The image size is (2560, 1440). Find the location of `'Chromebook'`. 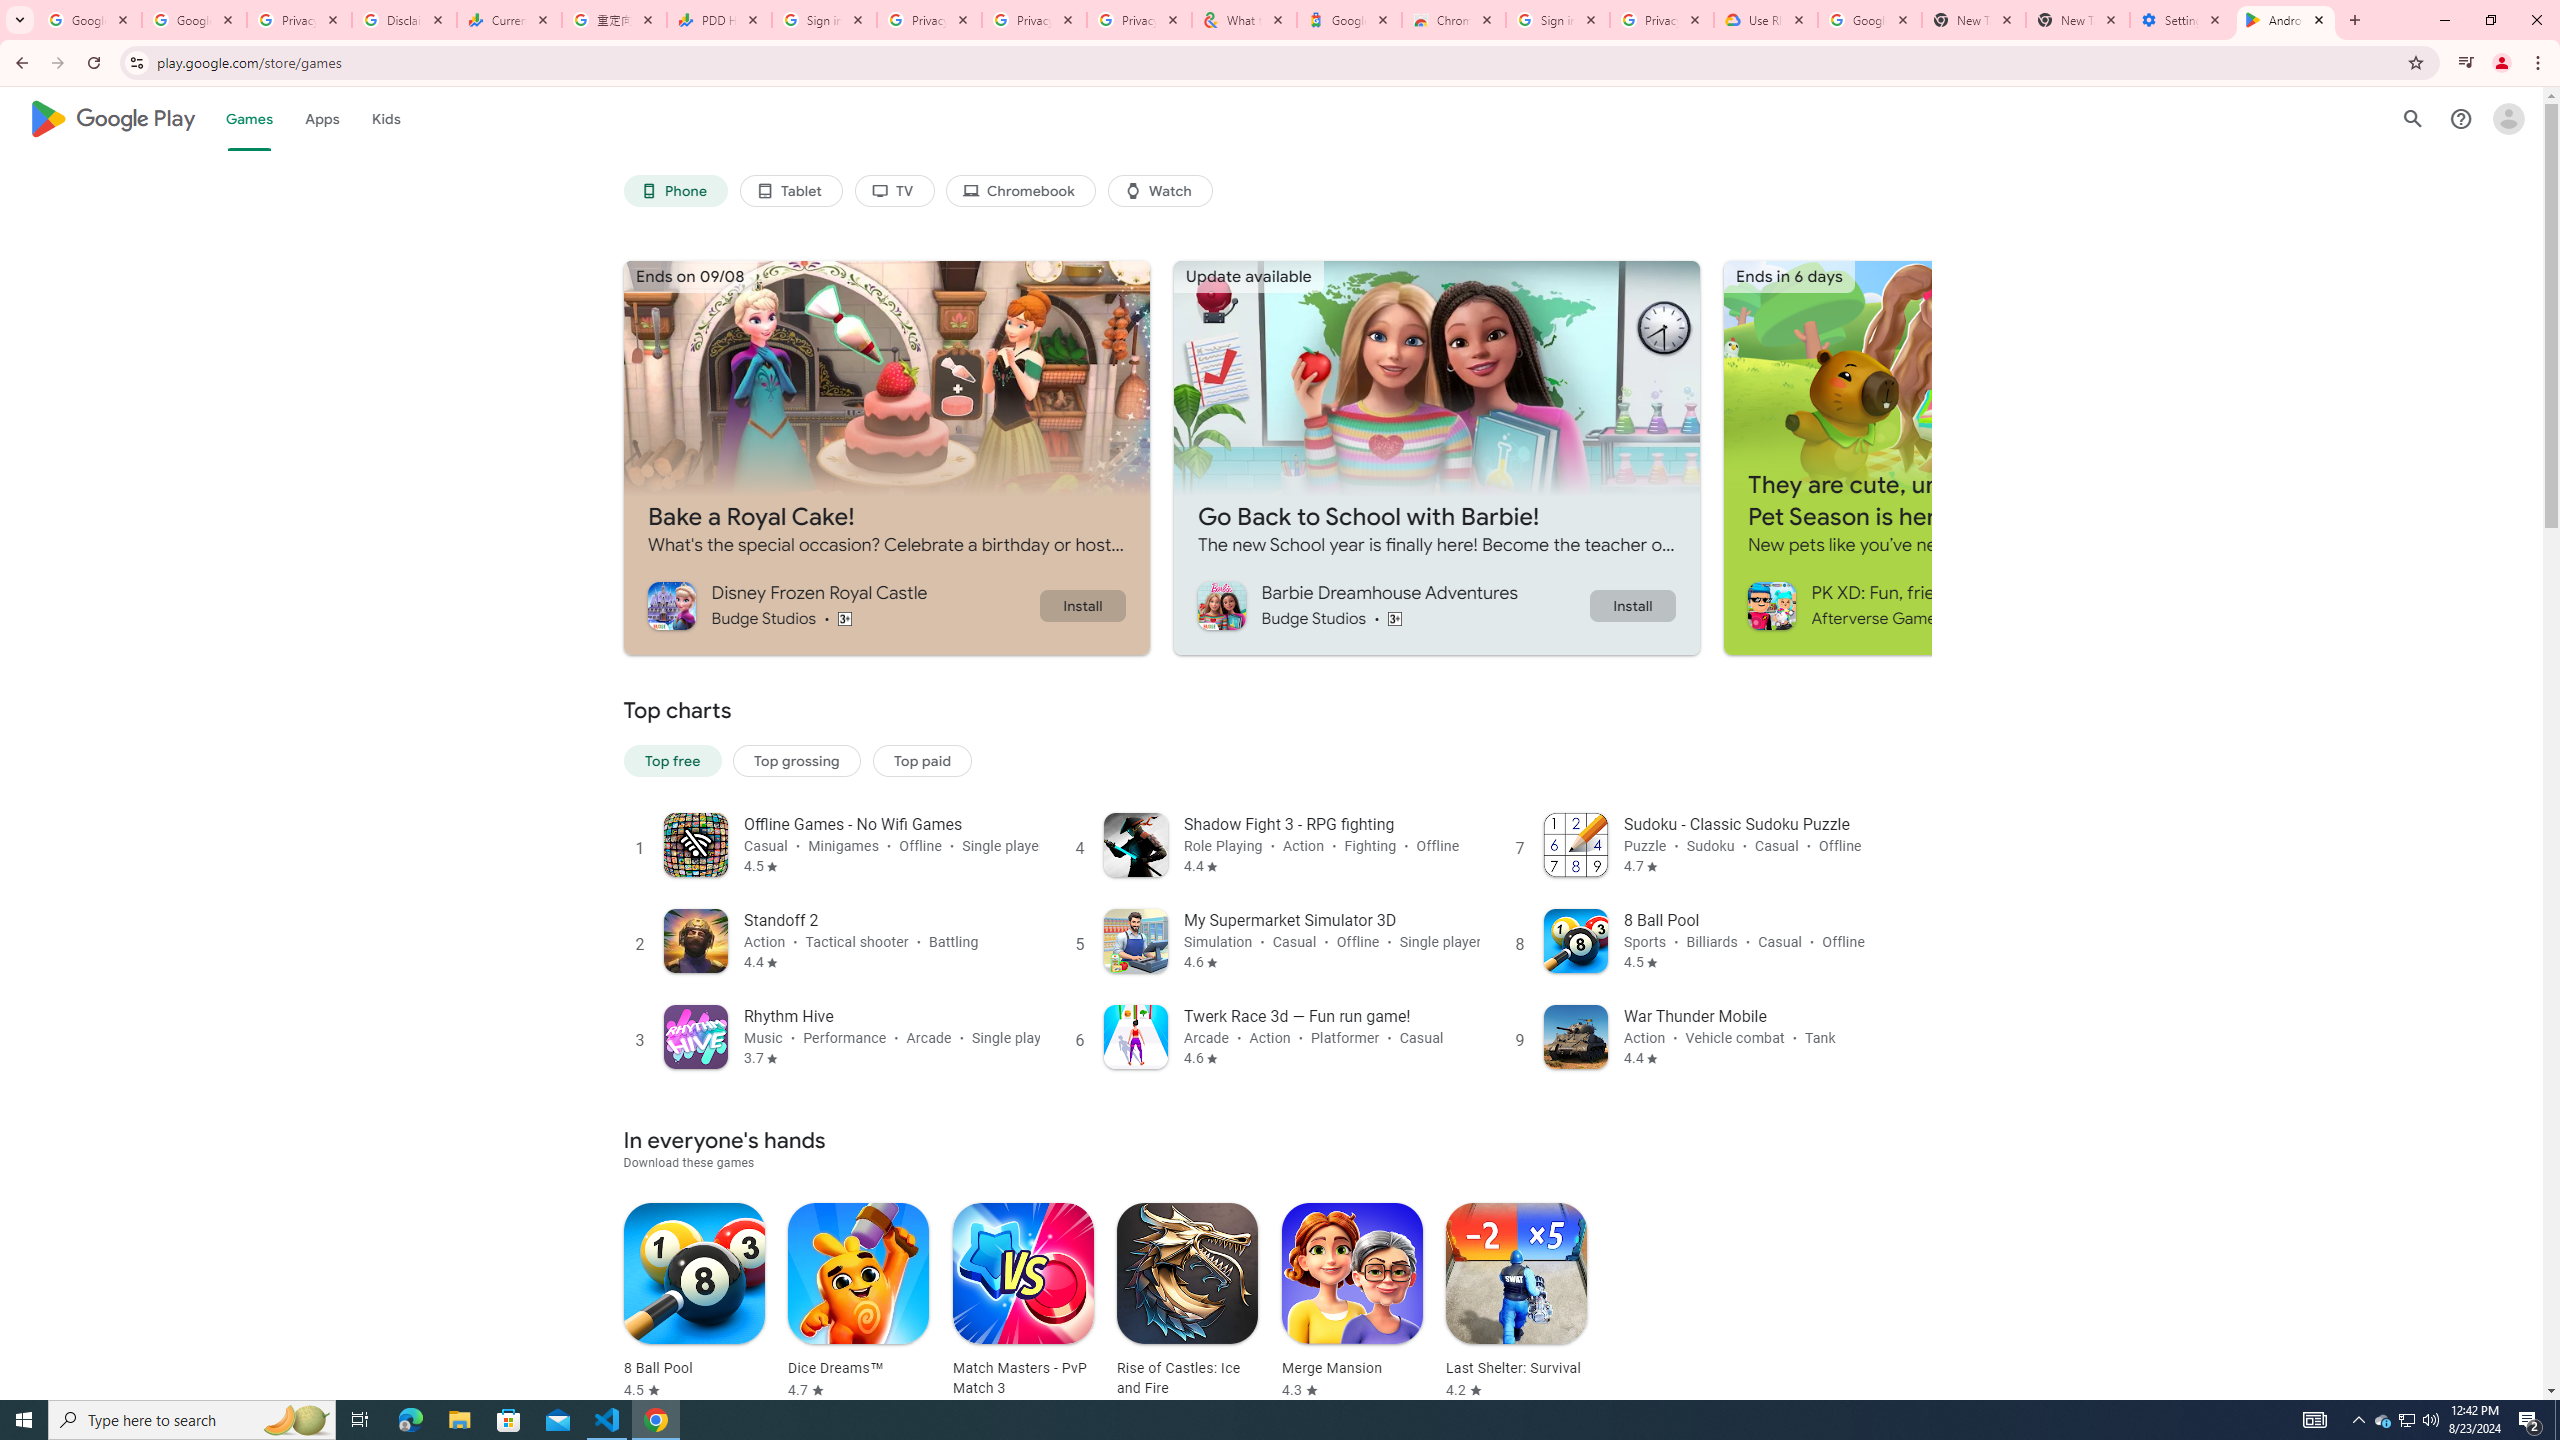

'Chromebook' is located at coordinates (1022, 191).